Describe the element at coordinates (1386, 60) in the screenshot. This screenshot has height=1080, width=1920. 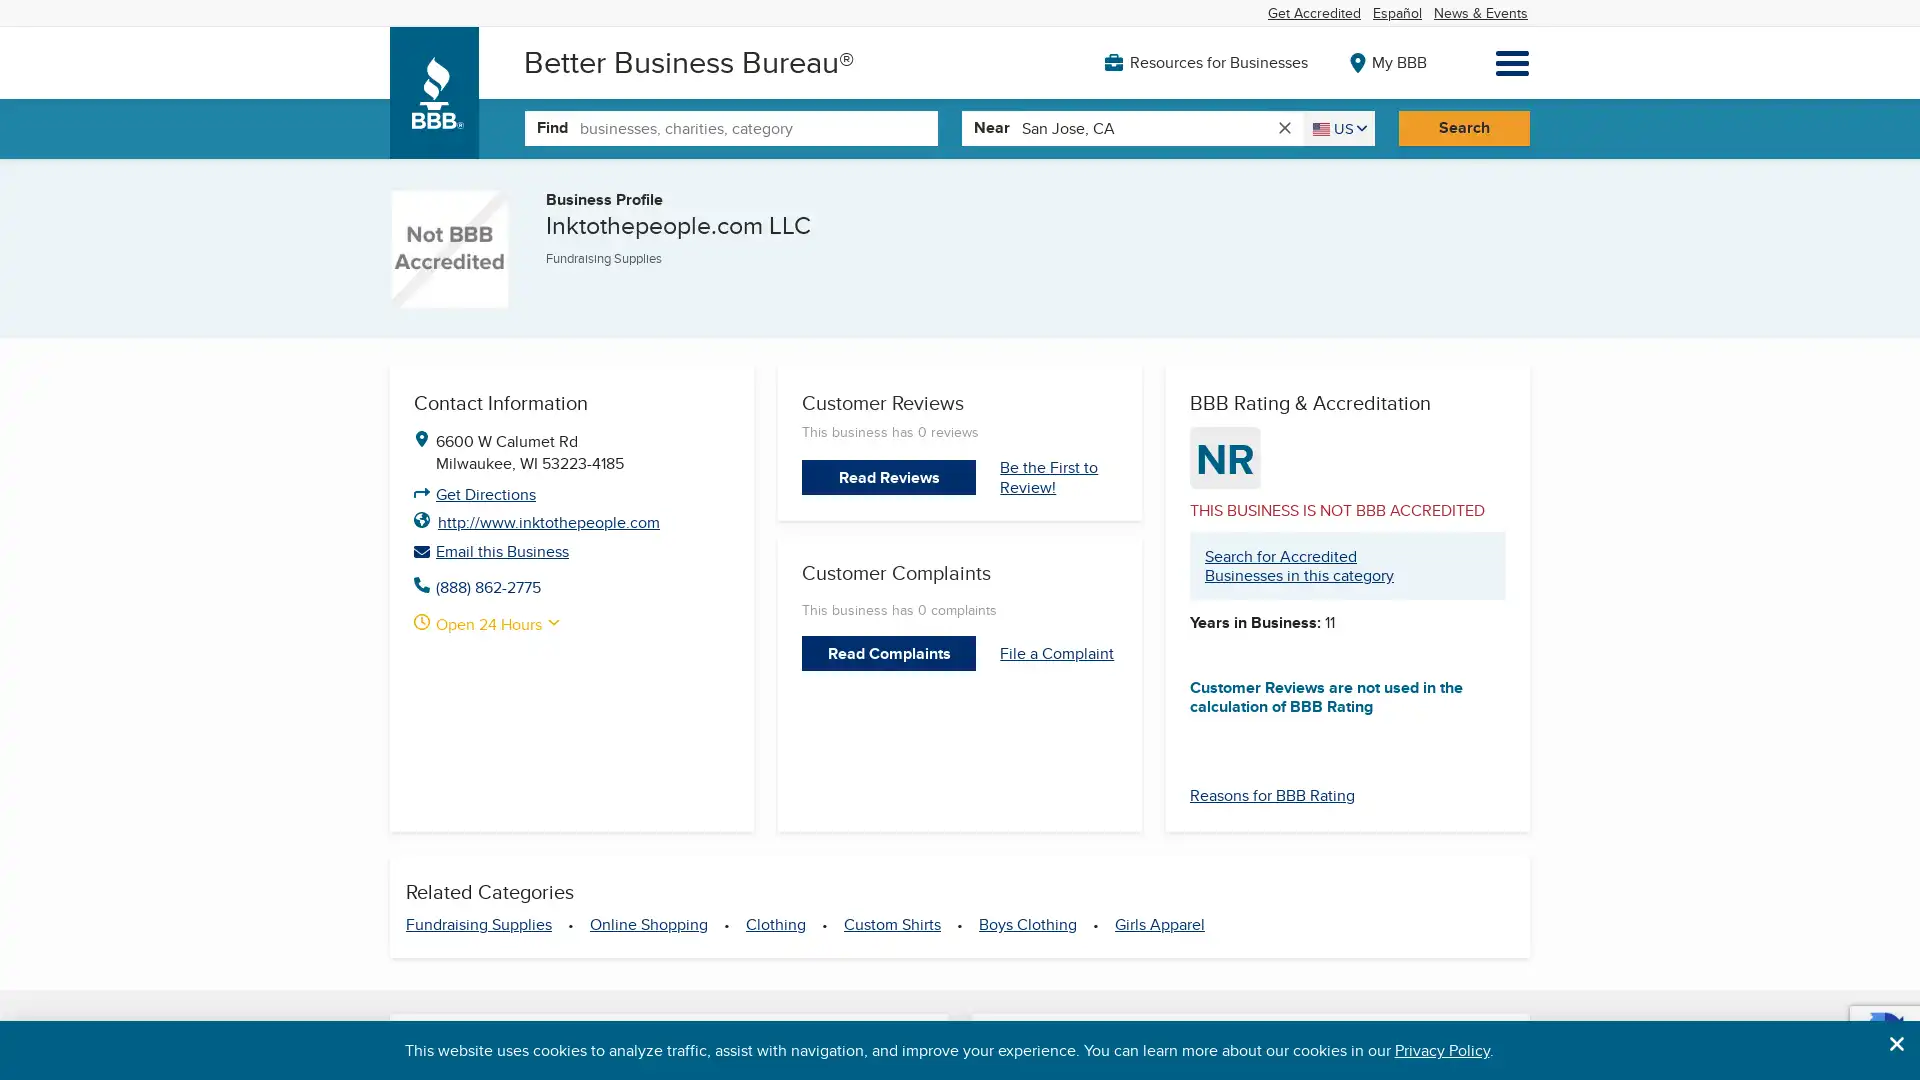
I see `My BBB` at that location.